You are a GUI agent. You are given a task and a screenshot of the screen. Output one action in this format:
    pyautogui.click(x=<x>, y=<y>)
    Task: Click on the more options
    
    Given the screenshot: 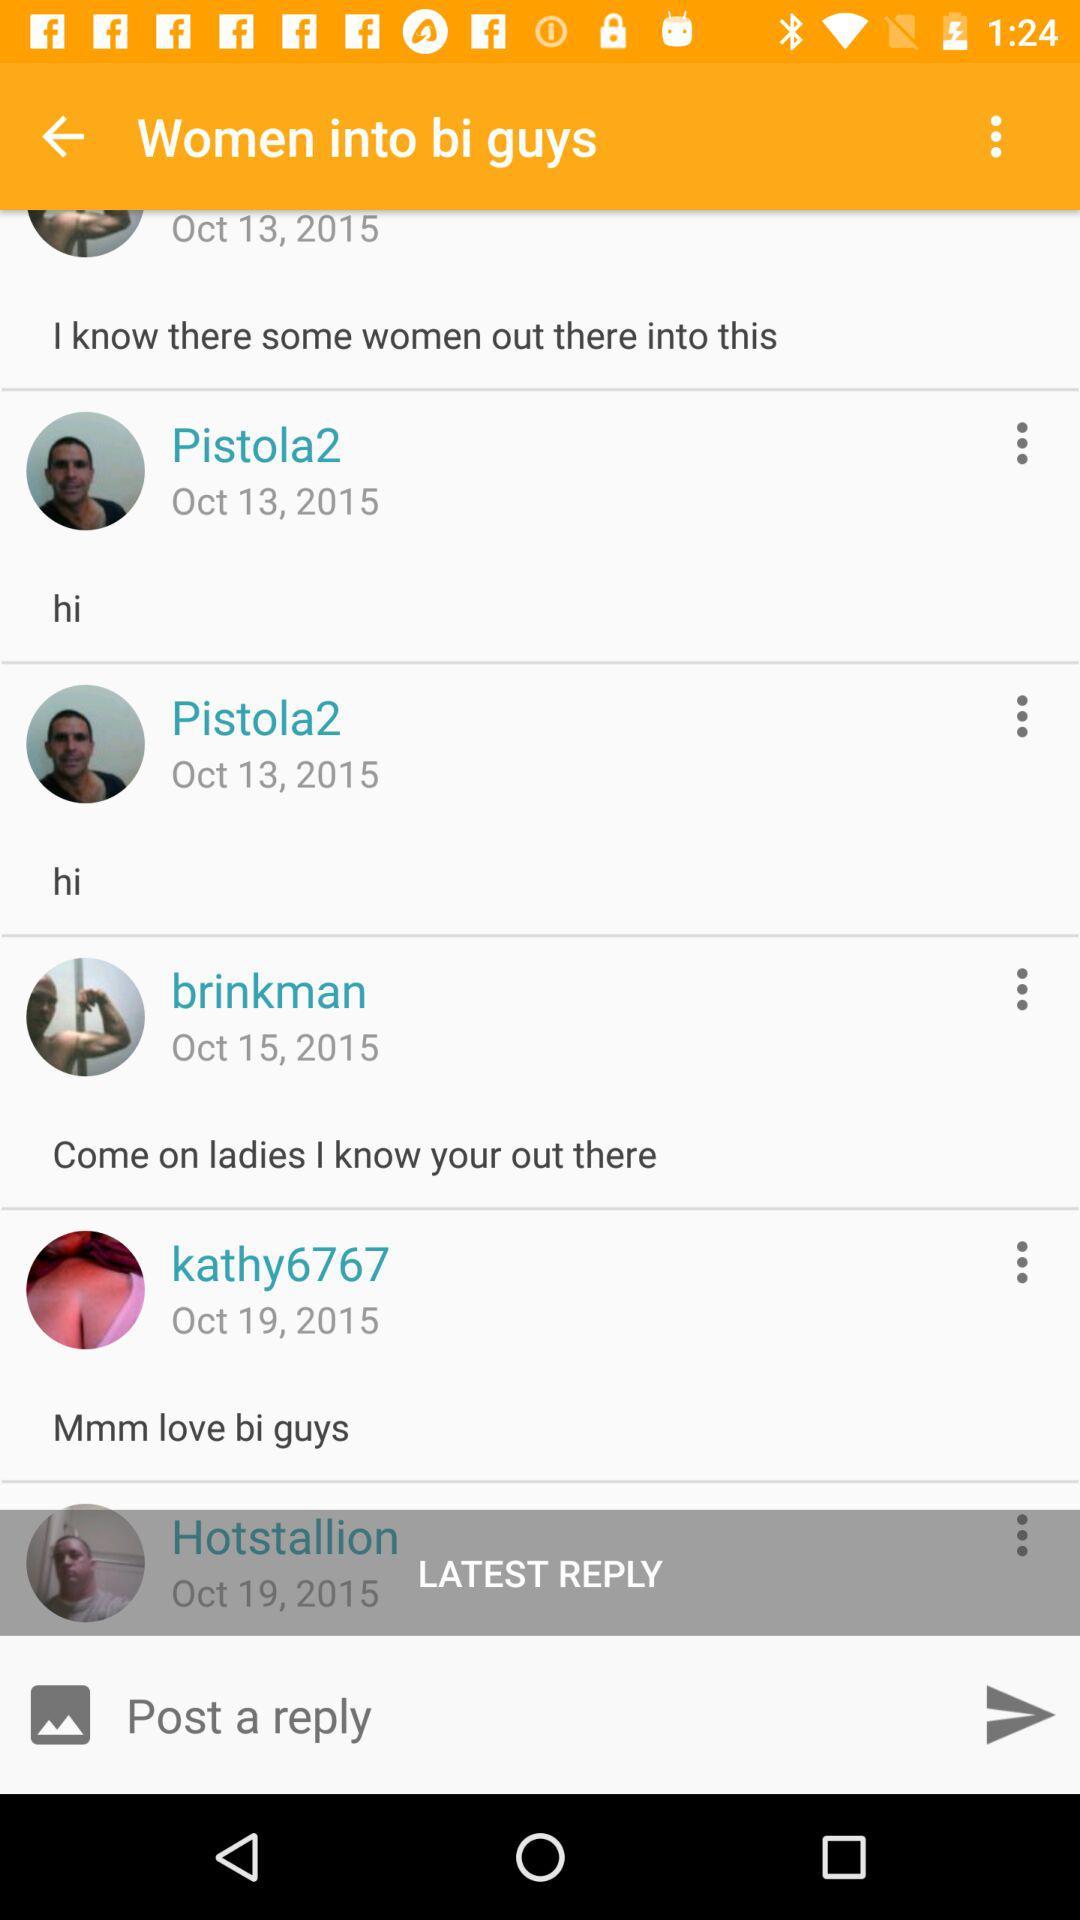 What is the action you would take?
    pyautogui.click(x=1022, y=442)
    